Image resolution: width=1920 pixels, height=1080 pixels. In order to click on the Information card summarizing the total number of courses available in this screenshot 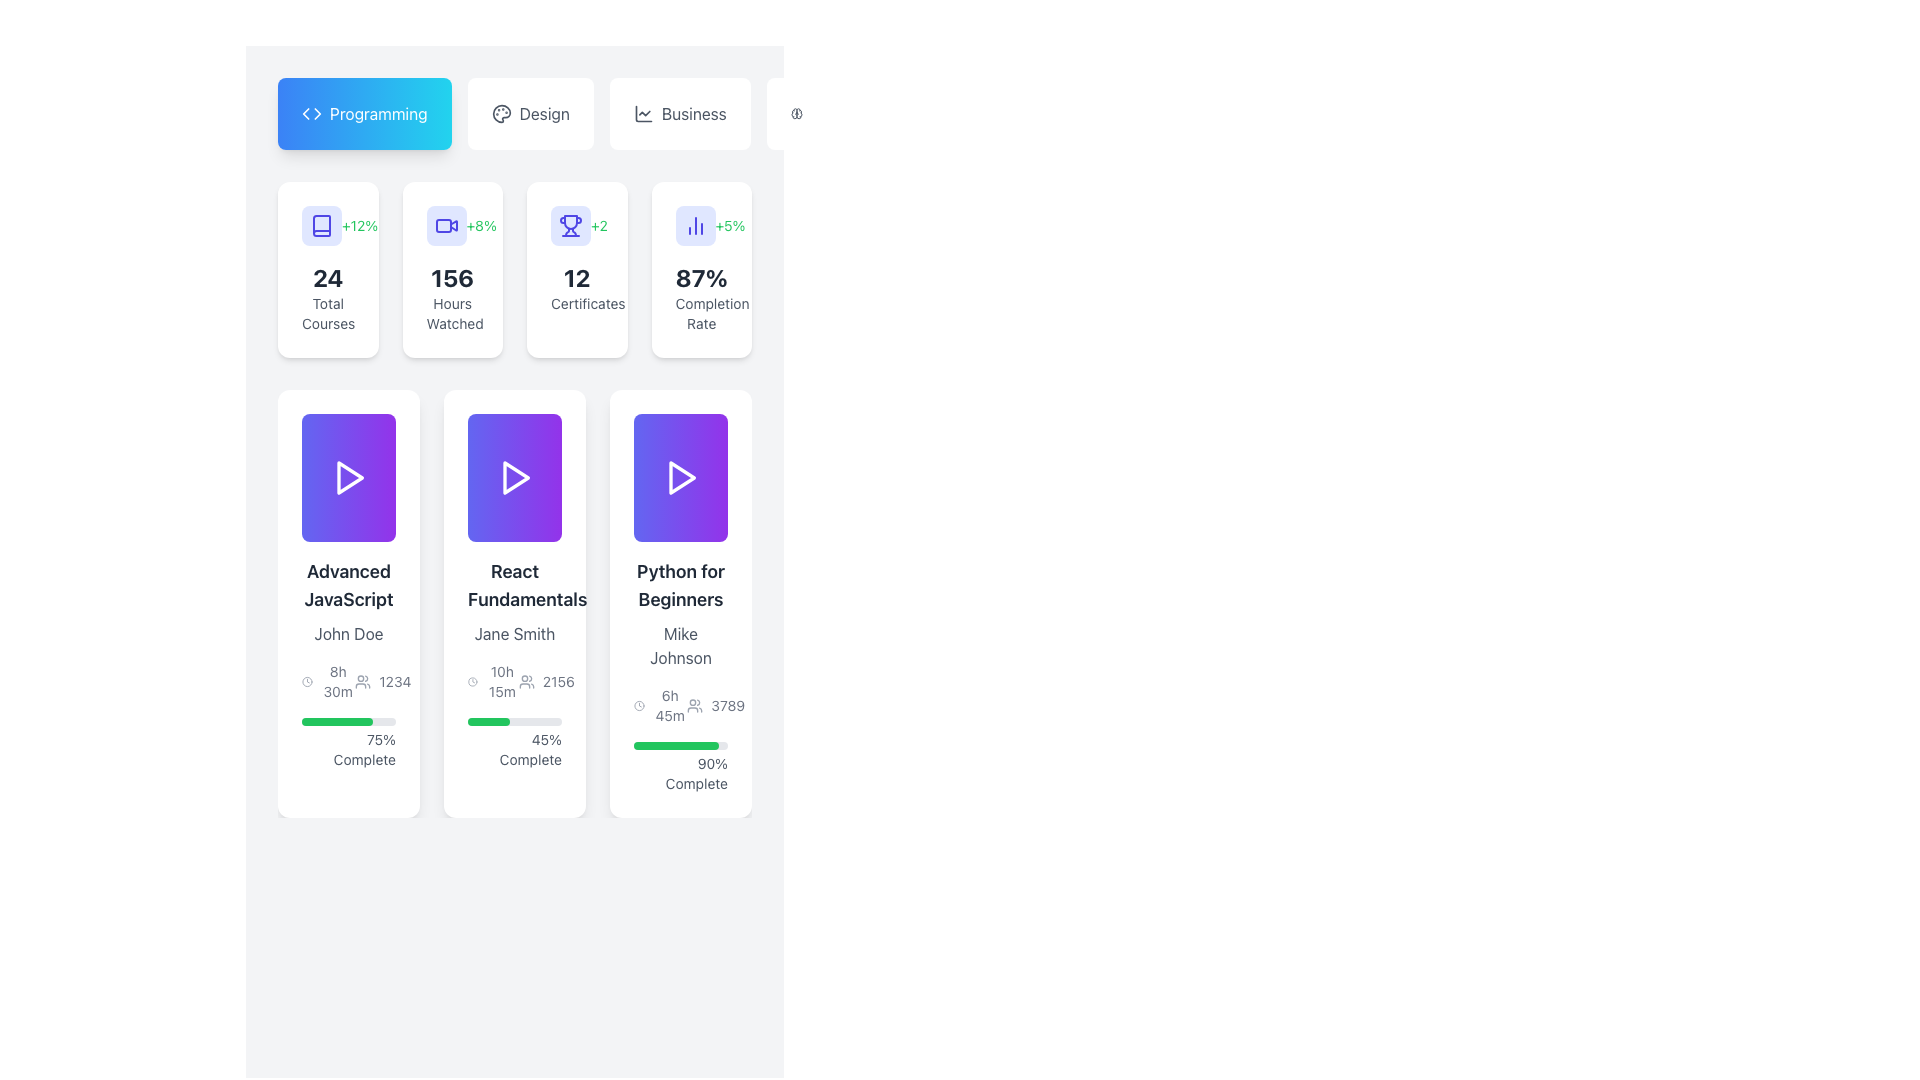, I will do `click(328, 270)`.